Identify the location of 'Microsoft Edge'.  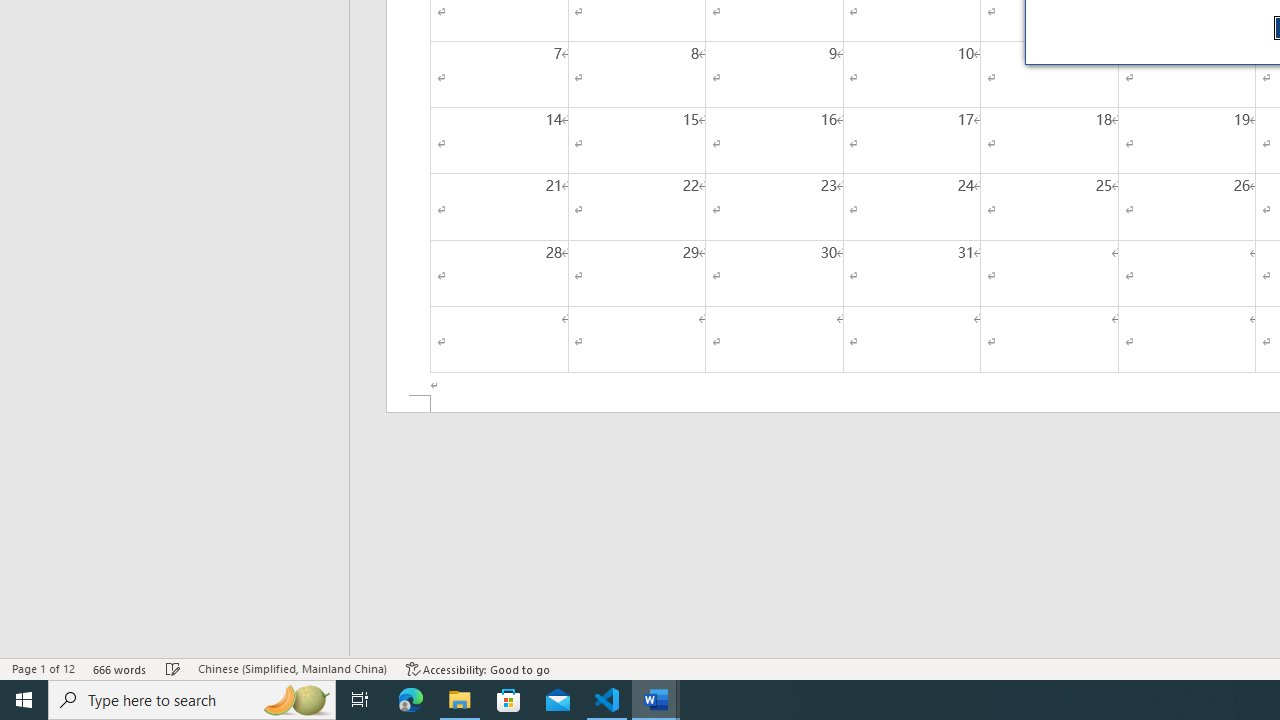
(410, 698).